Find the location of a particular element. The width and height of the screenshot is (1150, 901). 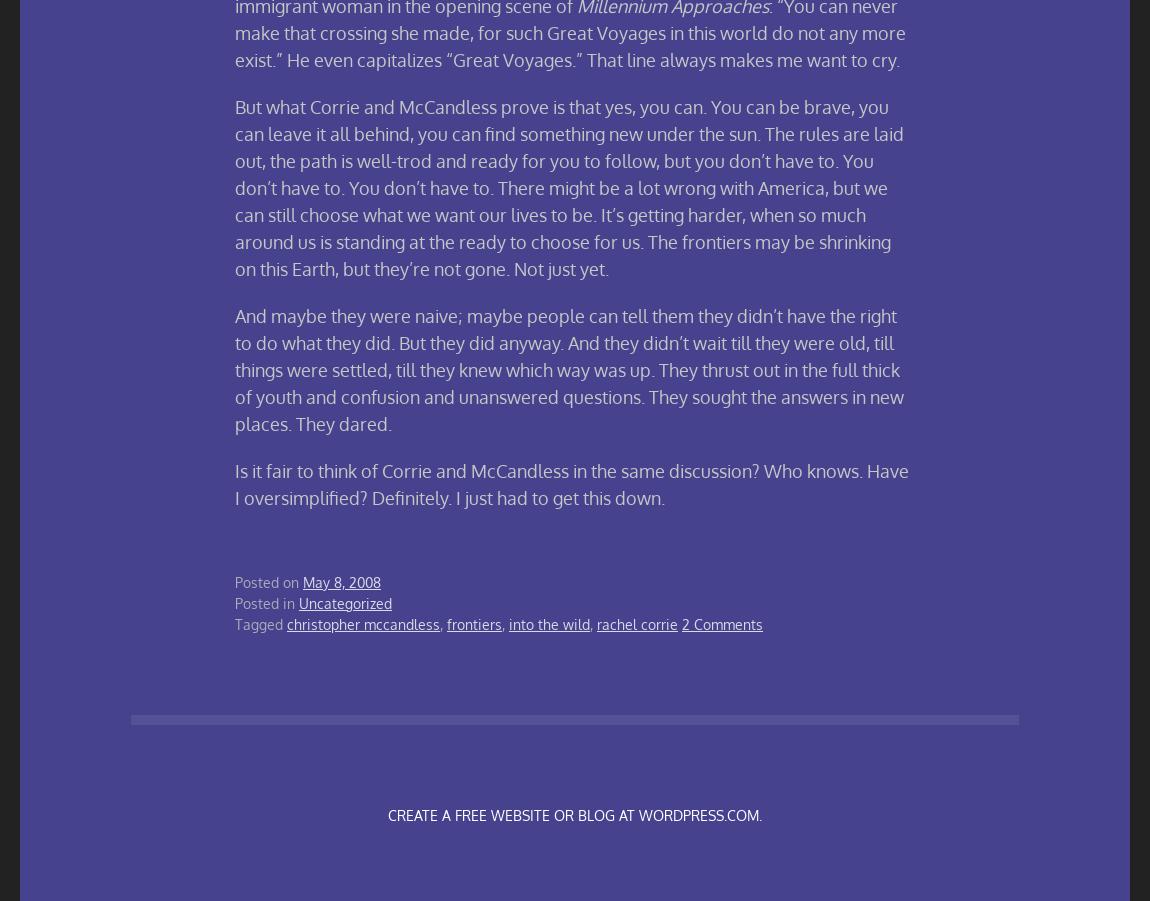

'Posted in' is located at coordinates (266, 602).